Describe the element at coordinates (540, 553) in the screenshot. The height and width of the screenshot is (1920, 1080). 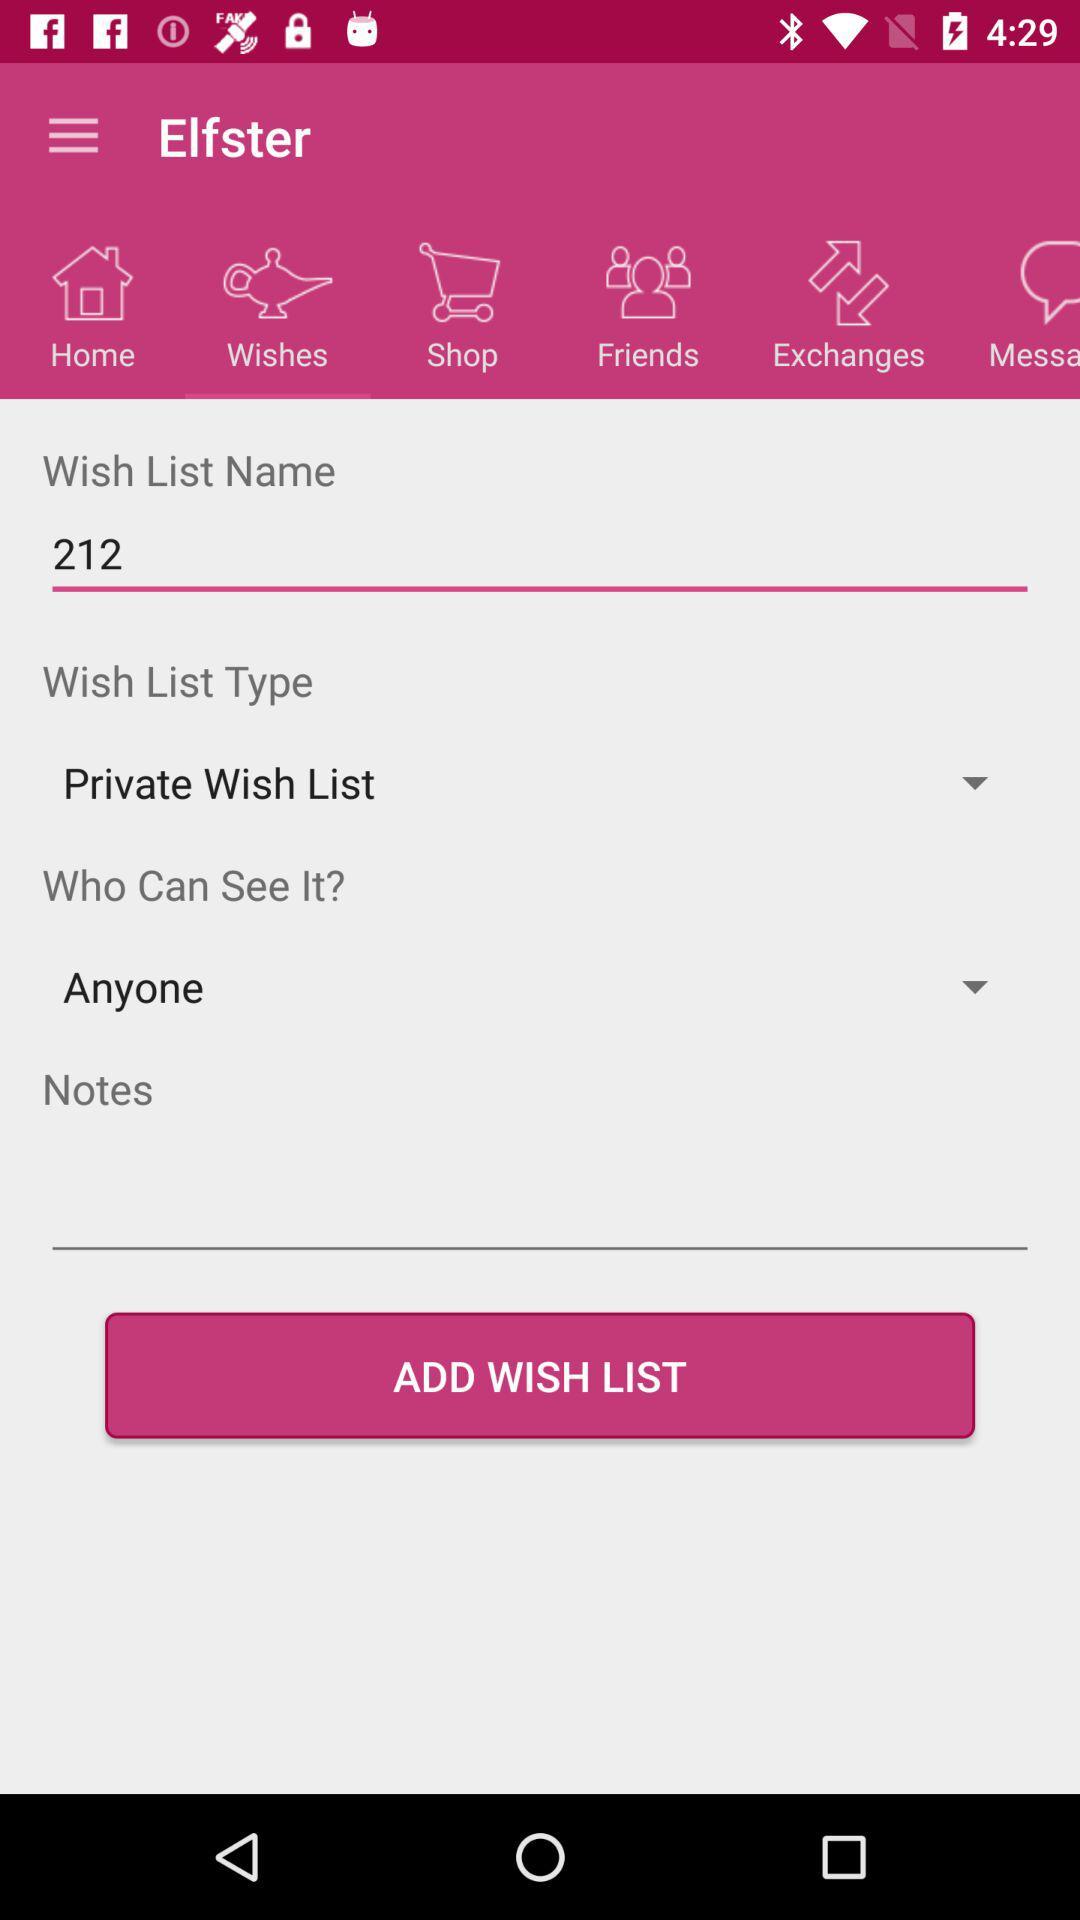
I see `212` at that location.